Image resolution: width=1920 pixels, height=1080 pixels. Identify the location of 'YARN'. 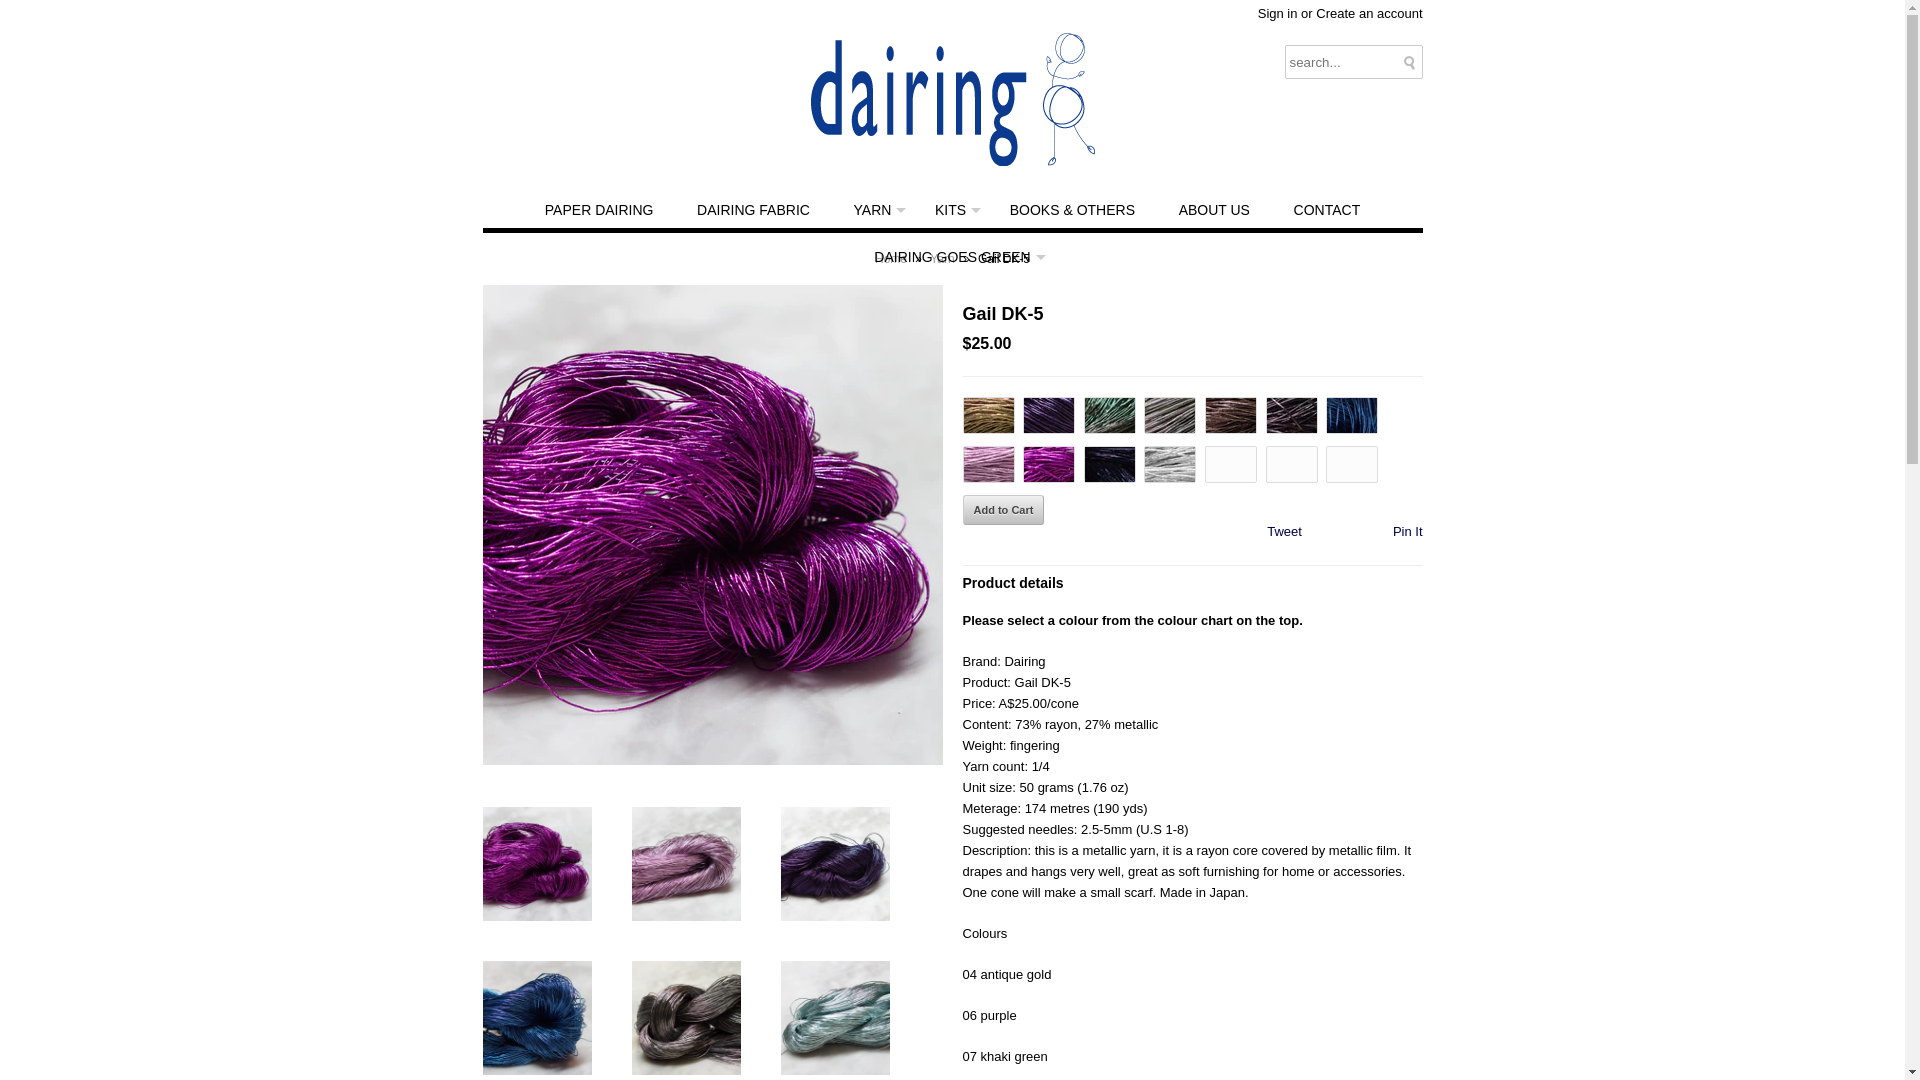
(834, 210).